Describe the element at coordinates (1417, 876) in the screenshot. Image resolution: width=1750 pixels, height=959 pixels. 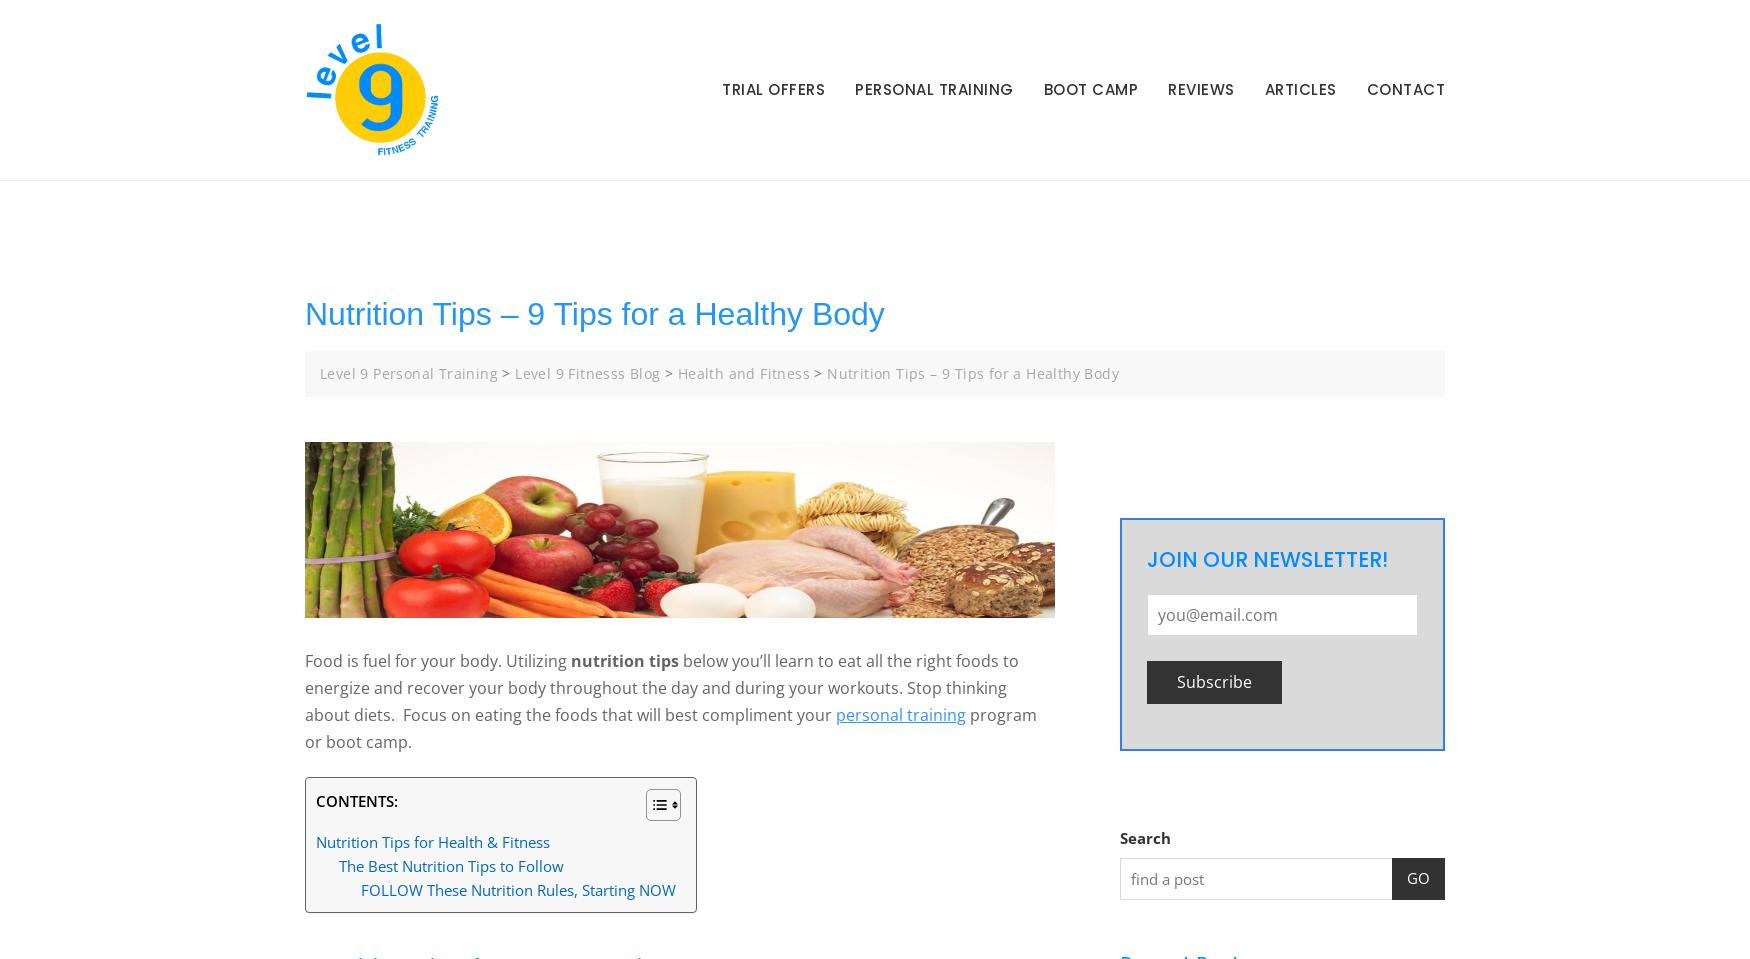
I see `'GO'` at that location.